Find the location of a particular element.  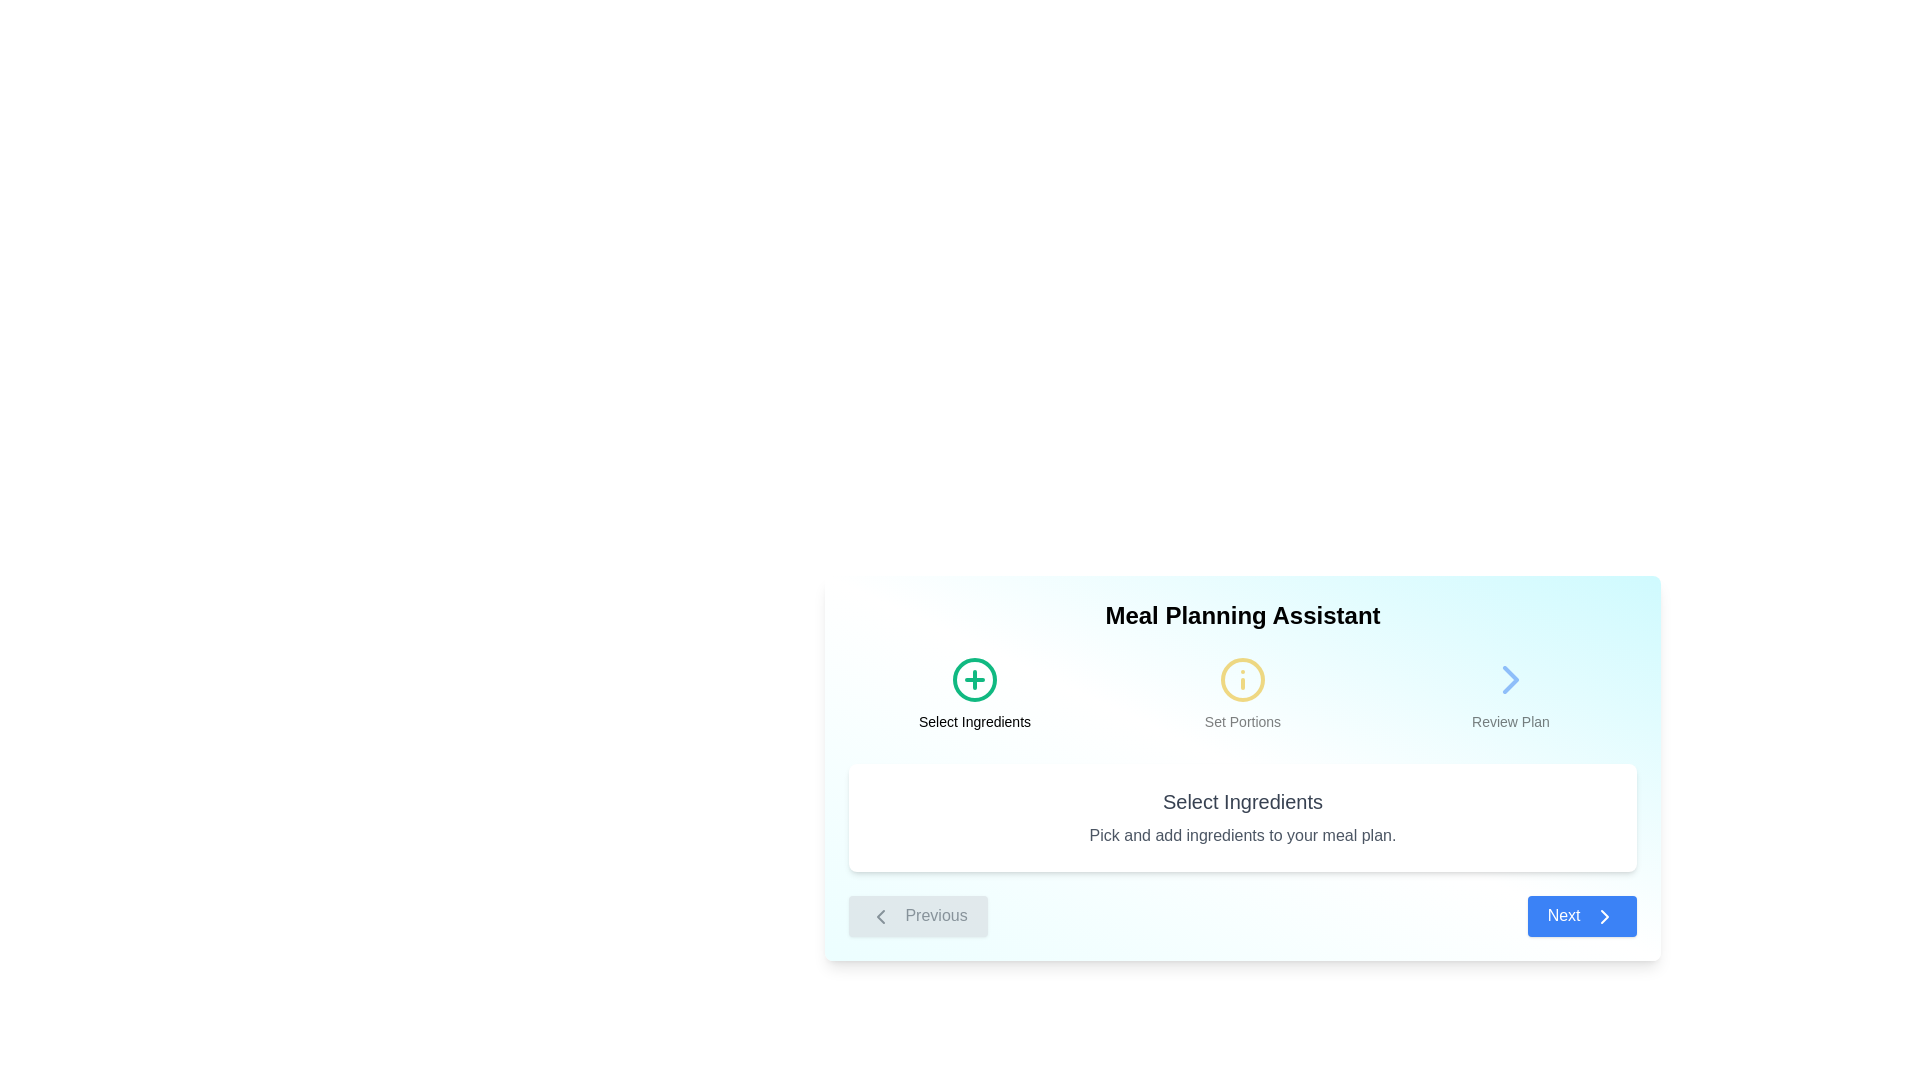

text label 'Set Portions' located beneath the 'Meal Planning Assistant' heading and directly below the information icon is located at coordinates (1242, 721).